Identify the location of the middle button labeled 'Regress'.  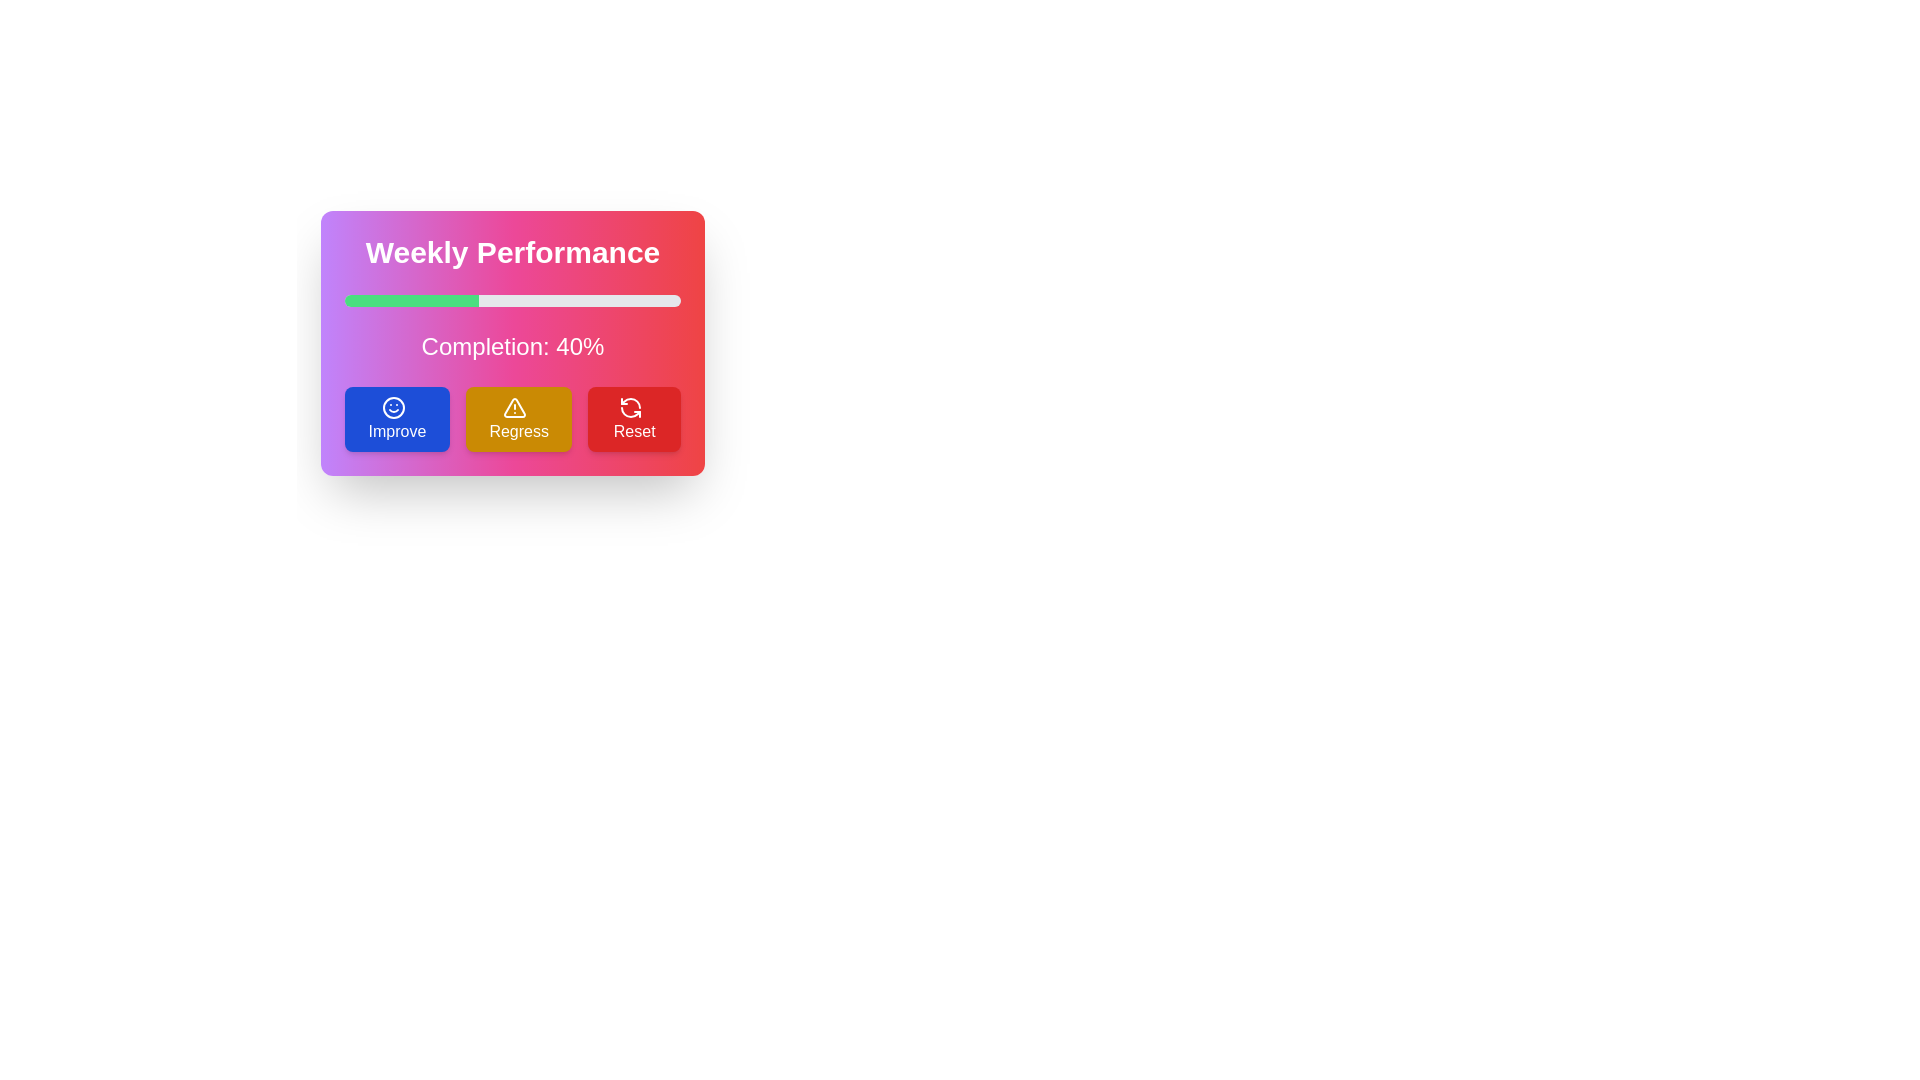
(513, 418).